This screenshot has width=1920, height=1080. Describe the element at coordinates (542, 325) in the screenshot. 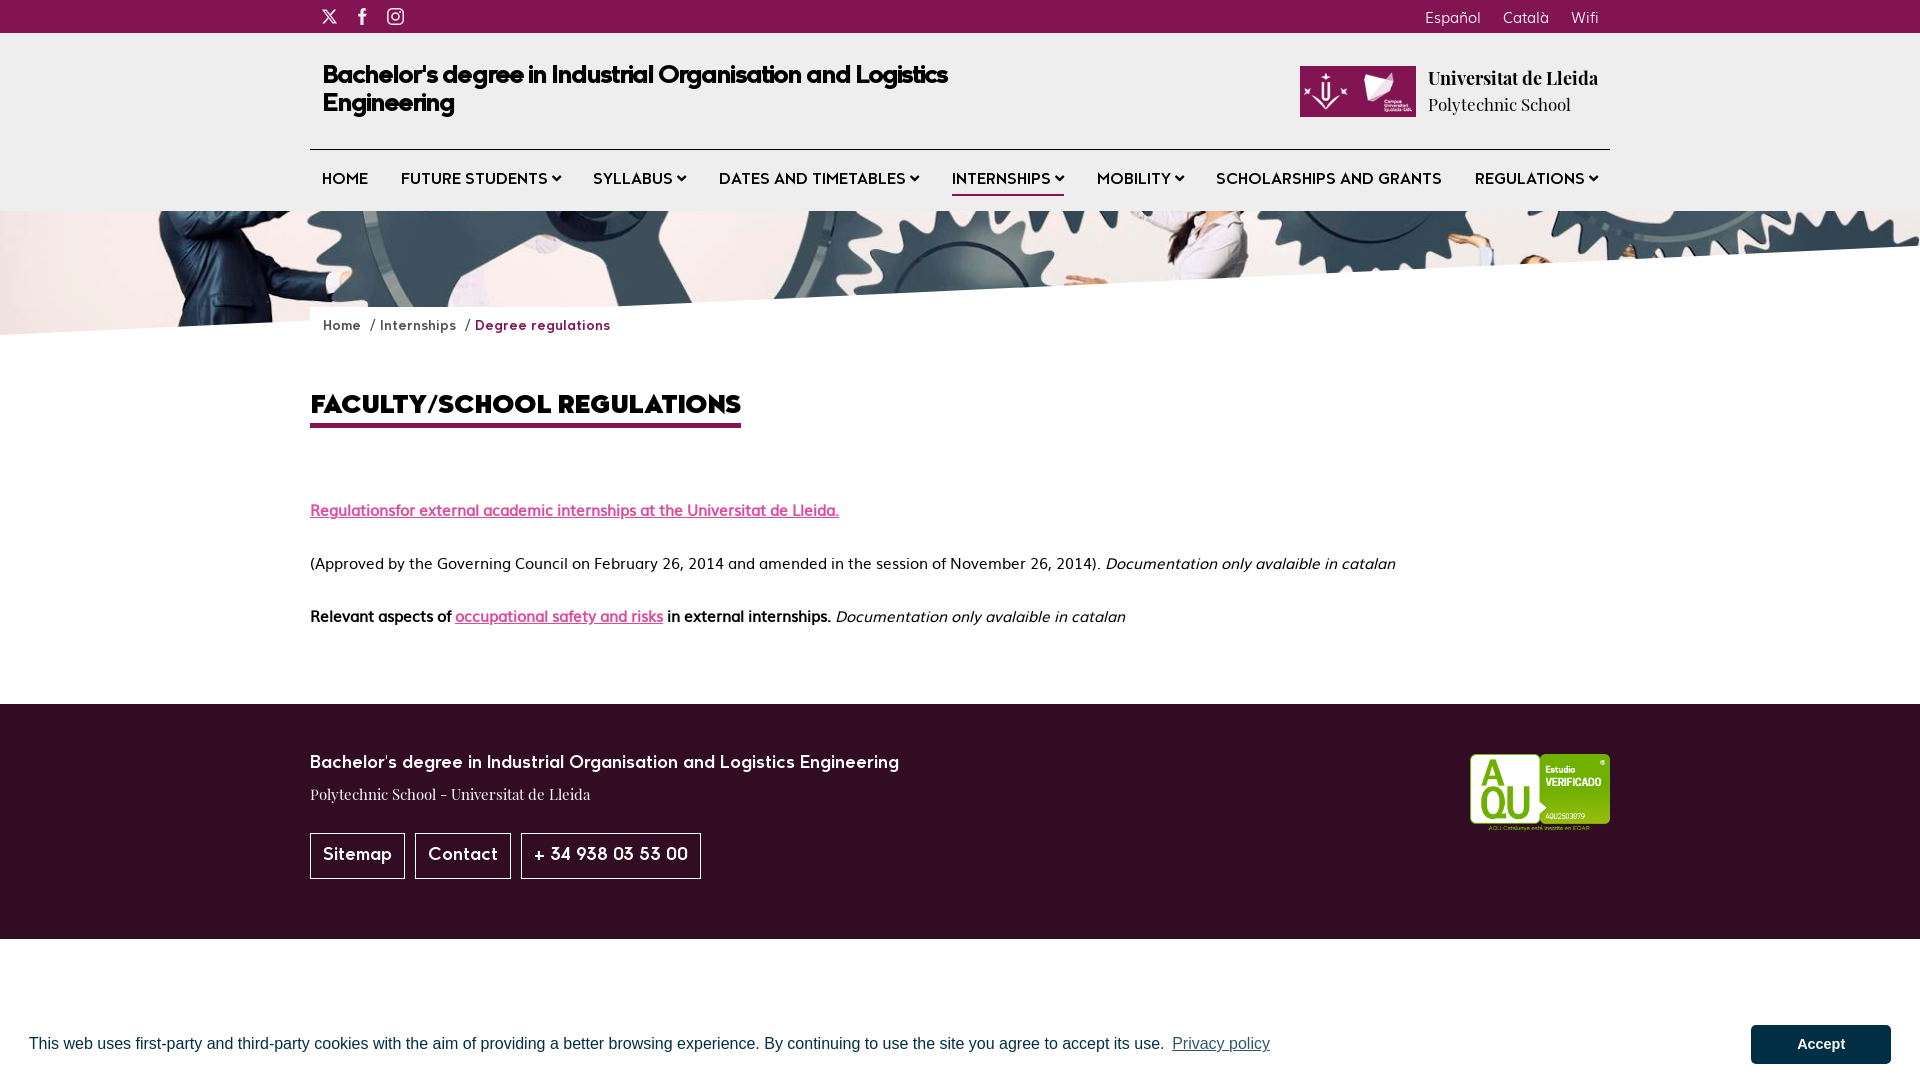

I see `'Degree regulations'` at that location.